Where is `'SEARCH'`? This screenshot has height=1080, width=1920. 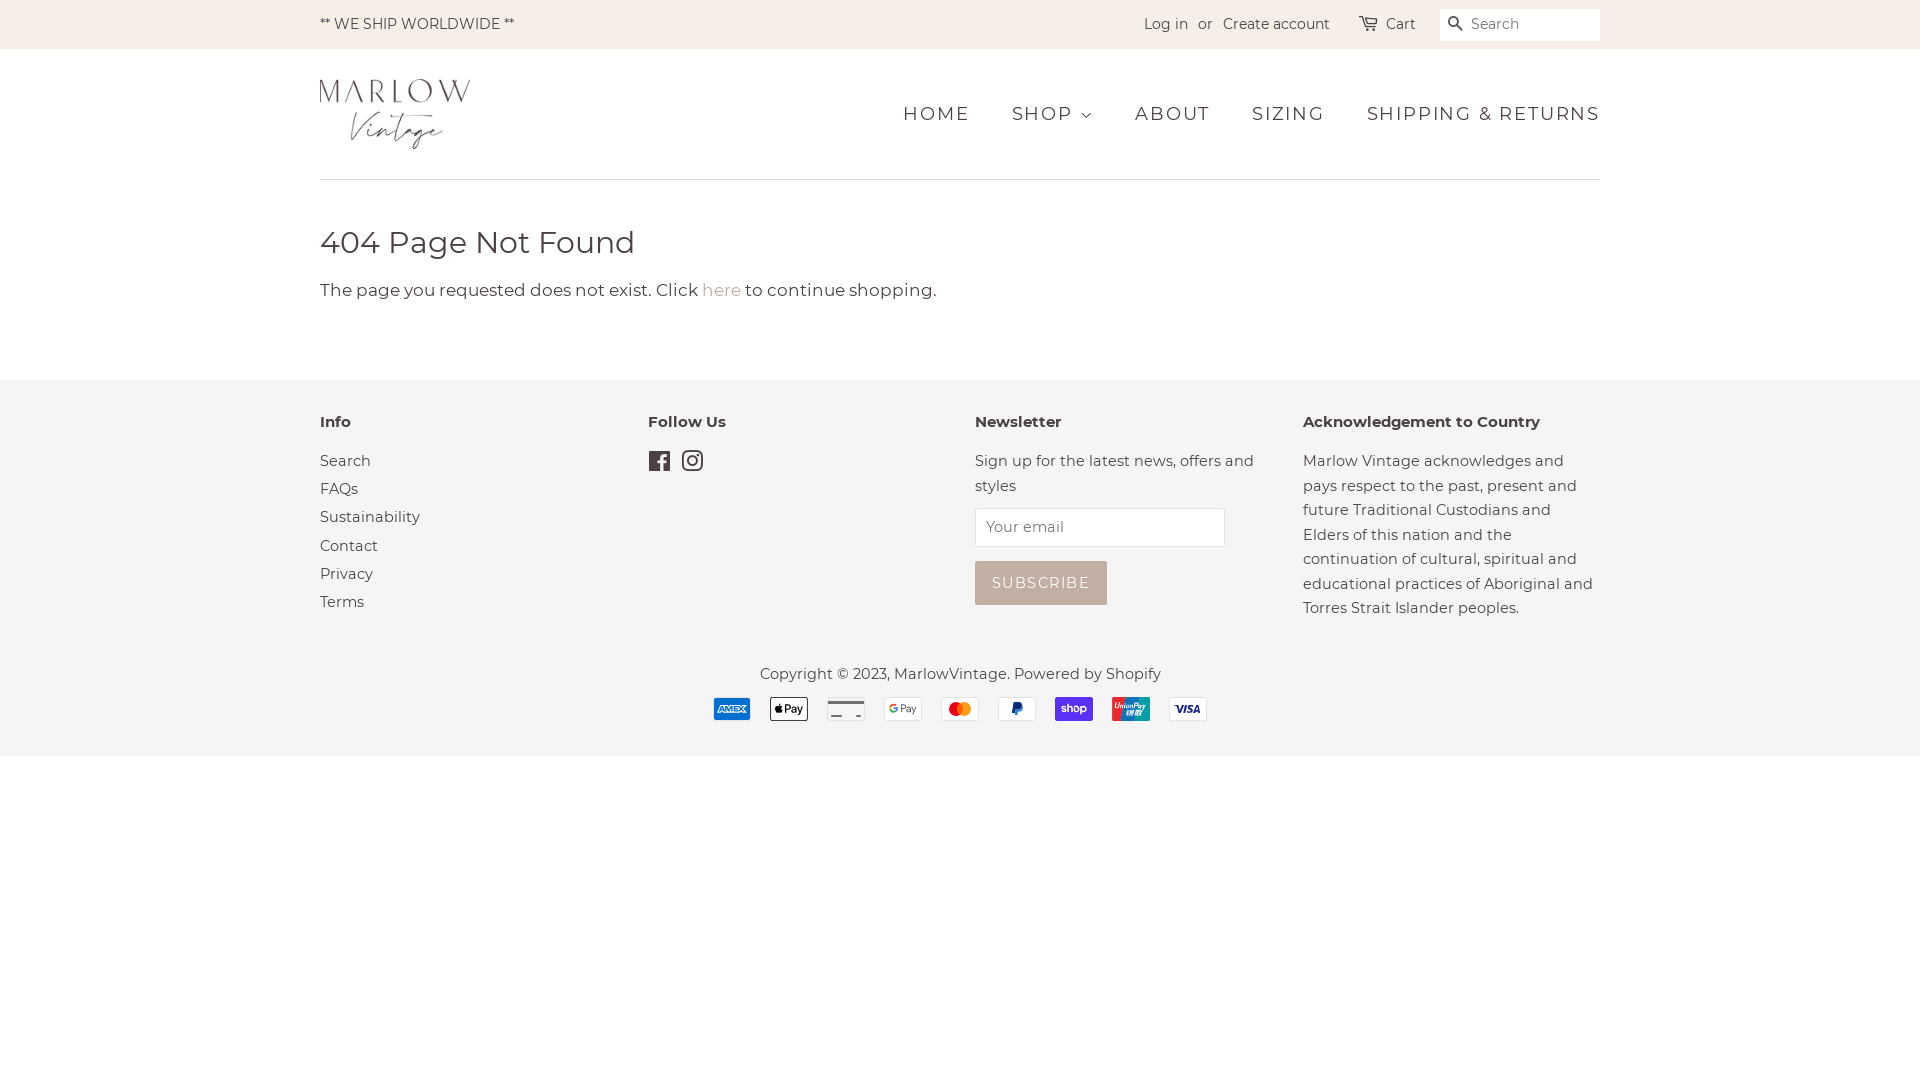
'SEARCH' is located at coordinates (1455, 25).